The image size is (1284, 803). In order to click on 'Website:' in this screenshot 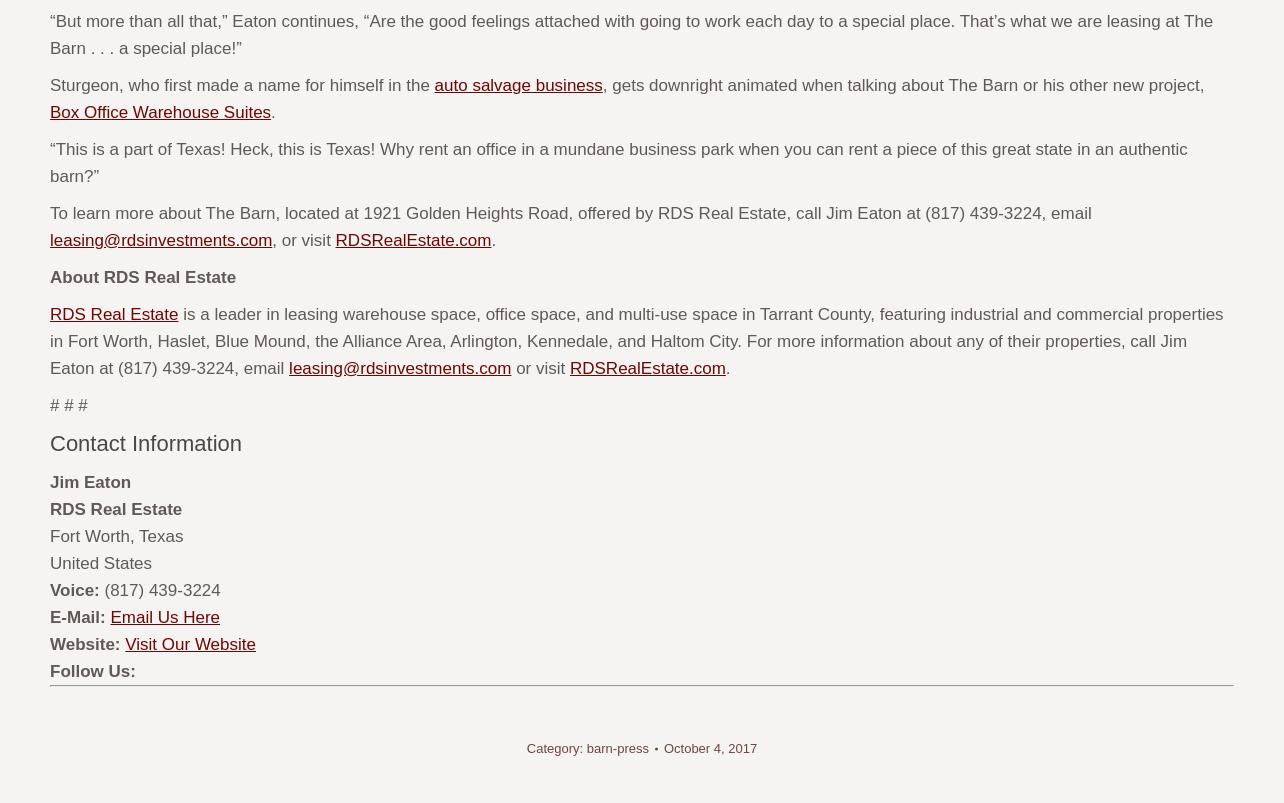, I will do `click(85, 644)`.